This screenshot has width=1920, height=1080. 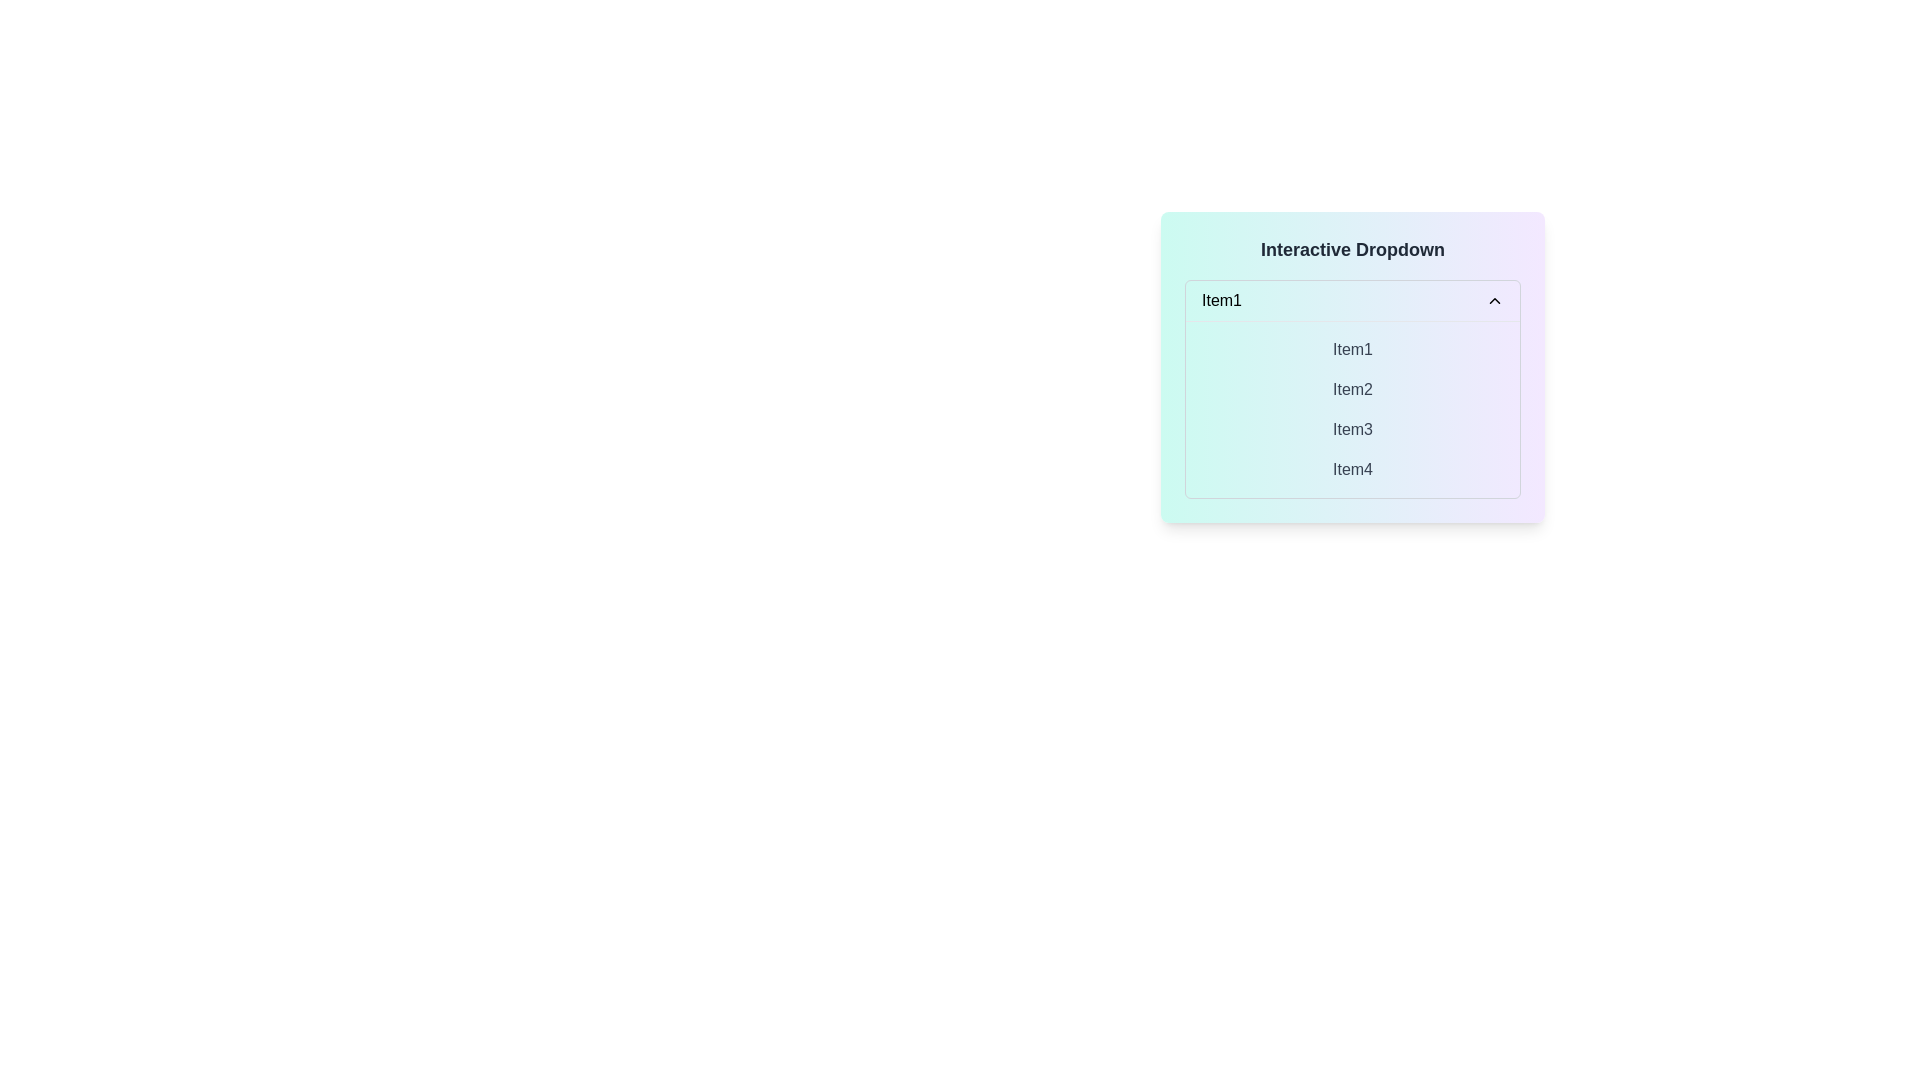 I want to click on the header-like text labeled 'Interactive Dropdown', which is styled in bold and larger font size, positioned at the top of a panel with a gradient background, so click(x=1353, y=249).